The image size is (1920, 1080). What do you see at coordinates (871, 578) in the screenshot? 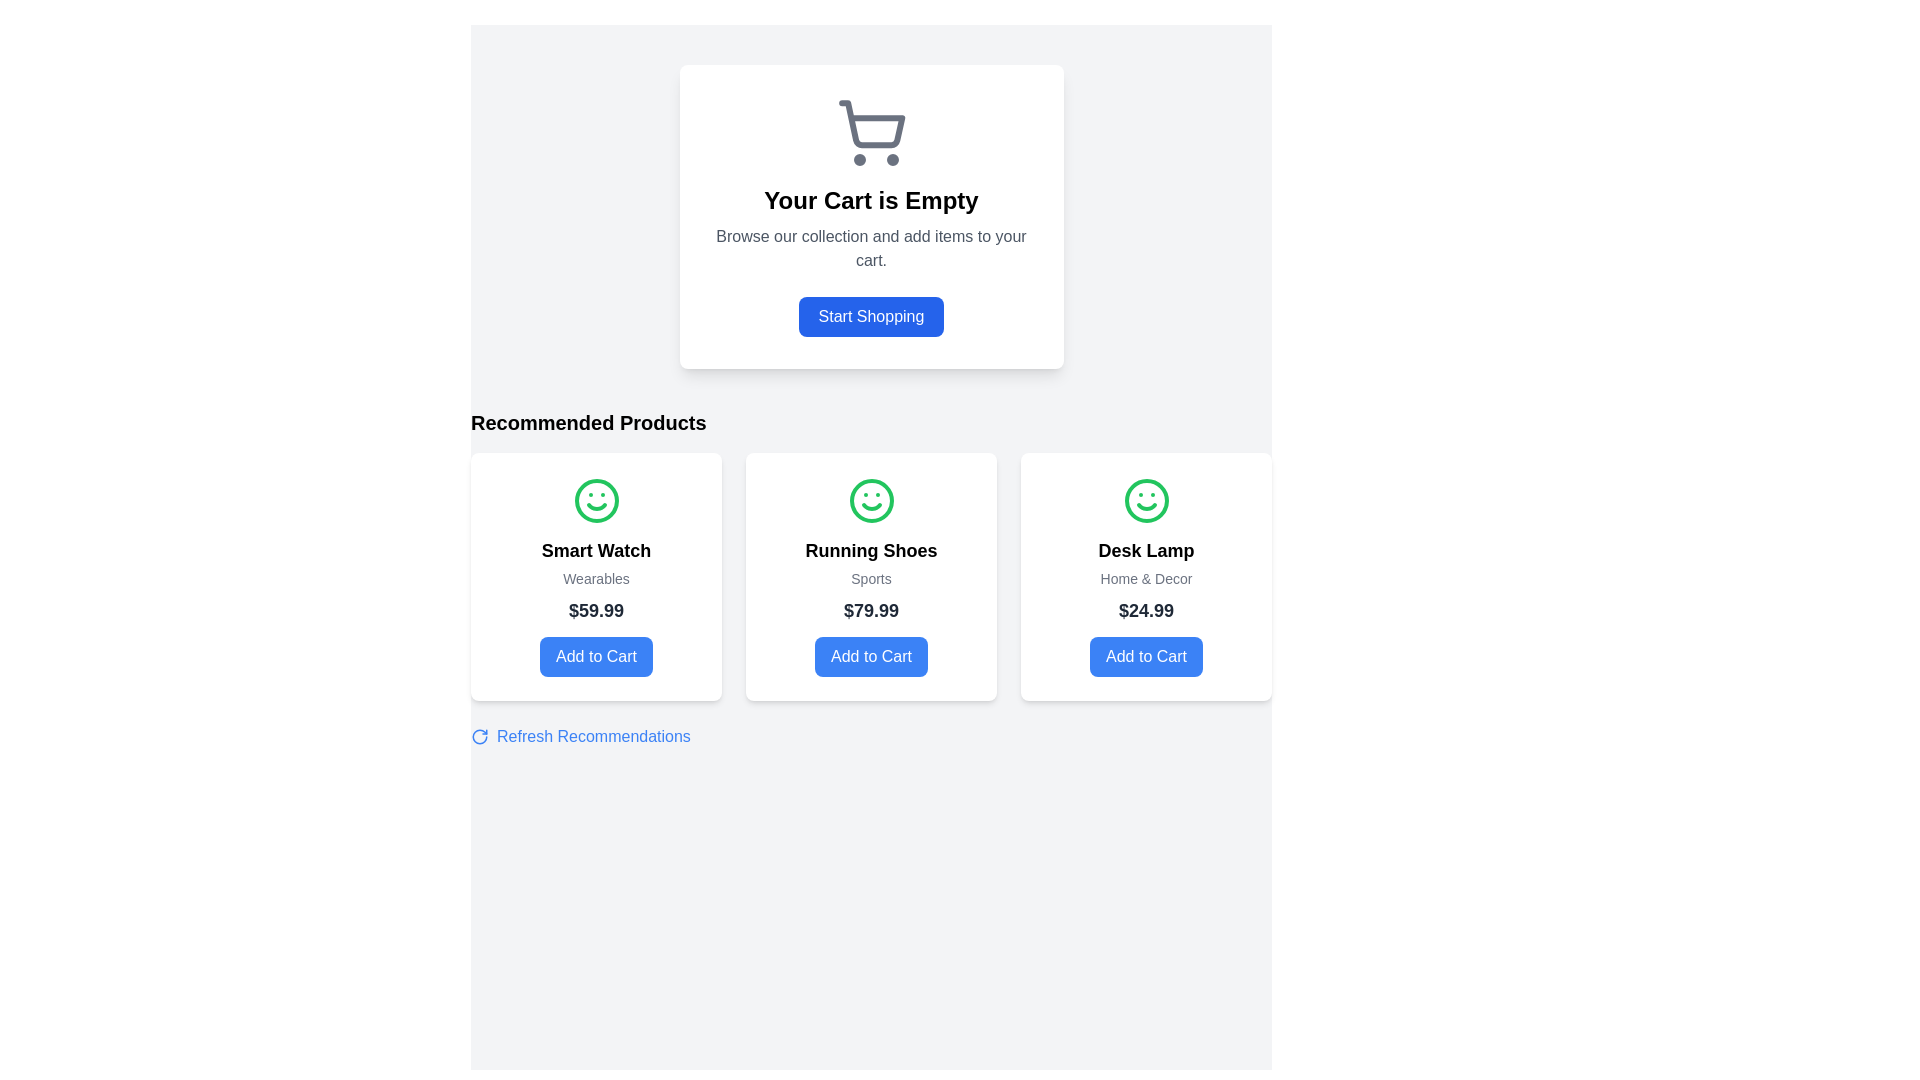
I see `the non-interactive Text Label that describes the product category for 'Running Shoes' located under 'Recommended Products', positioned between the product name and the price` at bounding box center [871, 578].